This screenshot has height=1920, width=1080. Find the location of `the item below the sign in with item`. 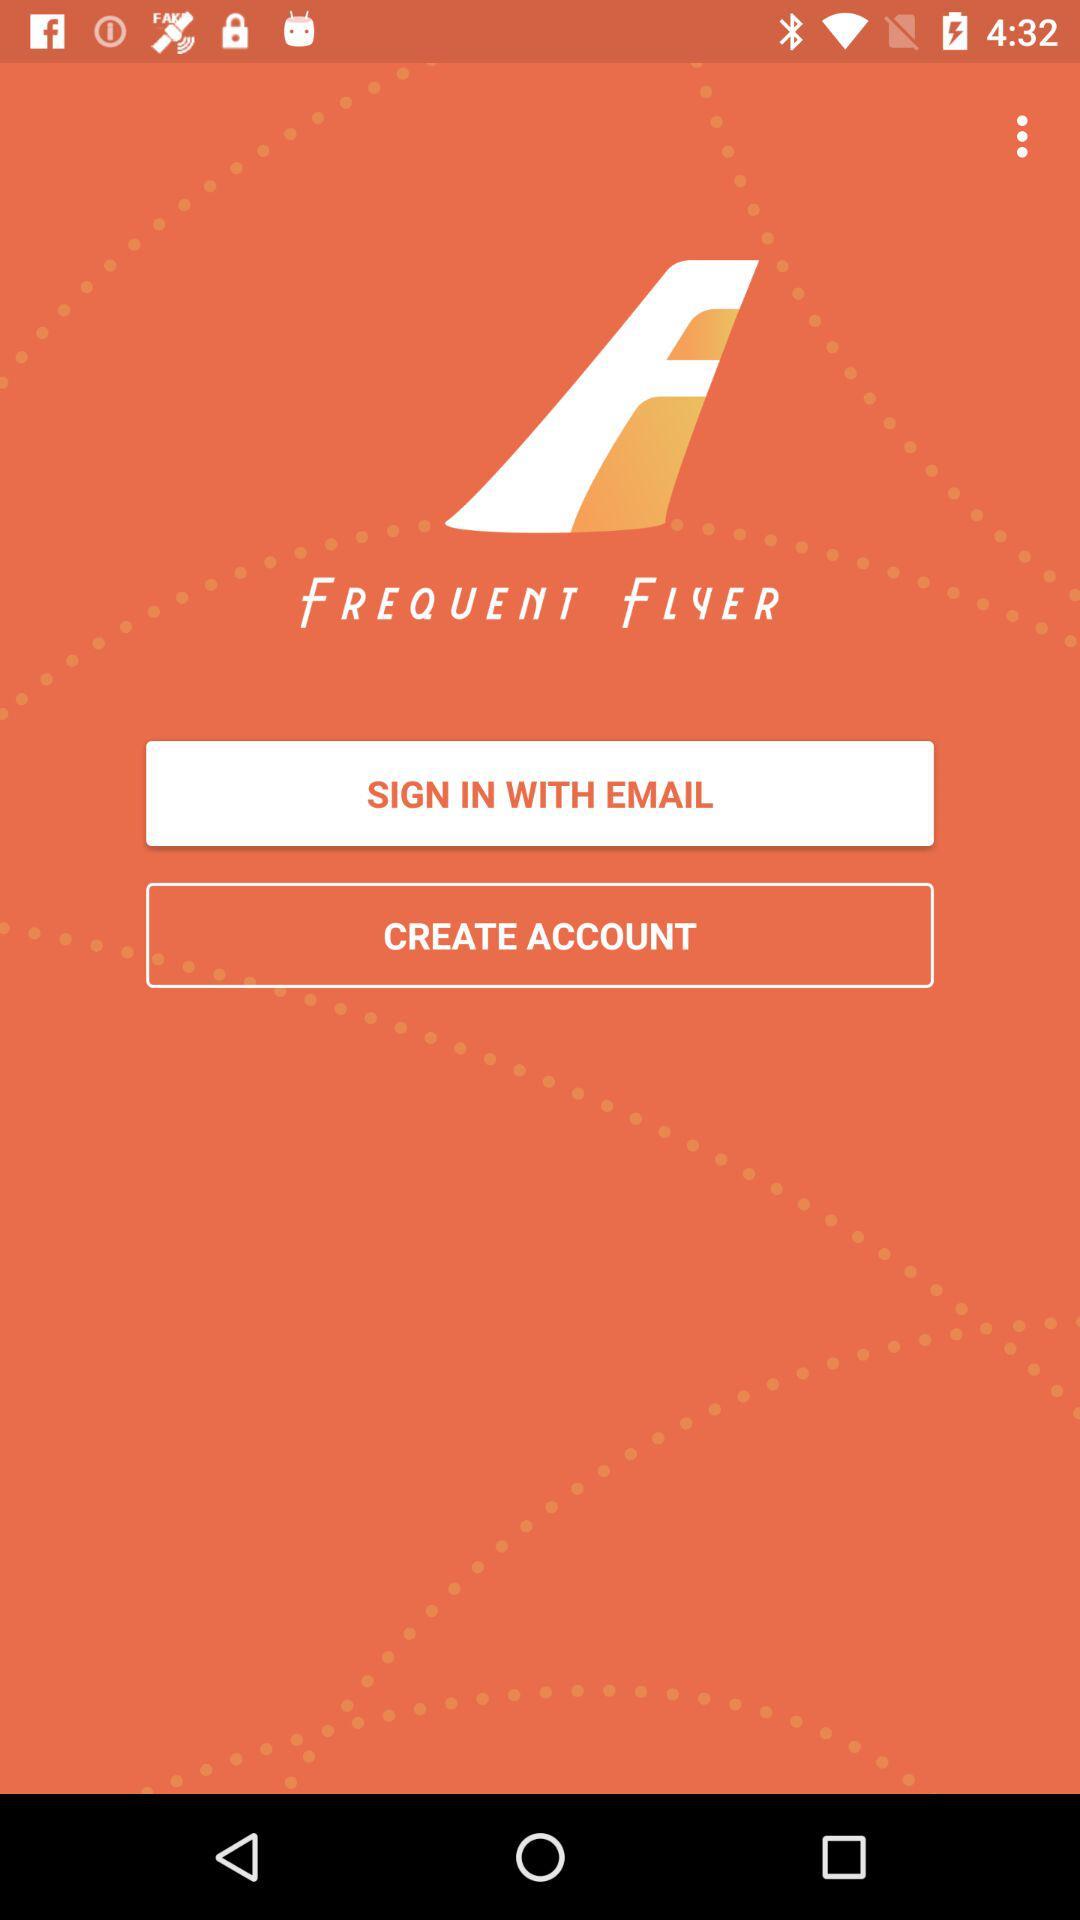

the item below the sign in with item is located at coordinates (540, 934).